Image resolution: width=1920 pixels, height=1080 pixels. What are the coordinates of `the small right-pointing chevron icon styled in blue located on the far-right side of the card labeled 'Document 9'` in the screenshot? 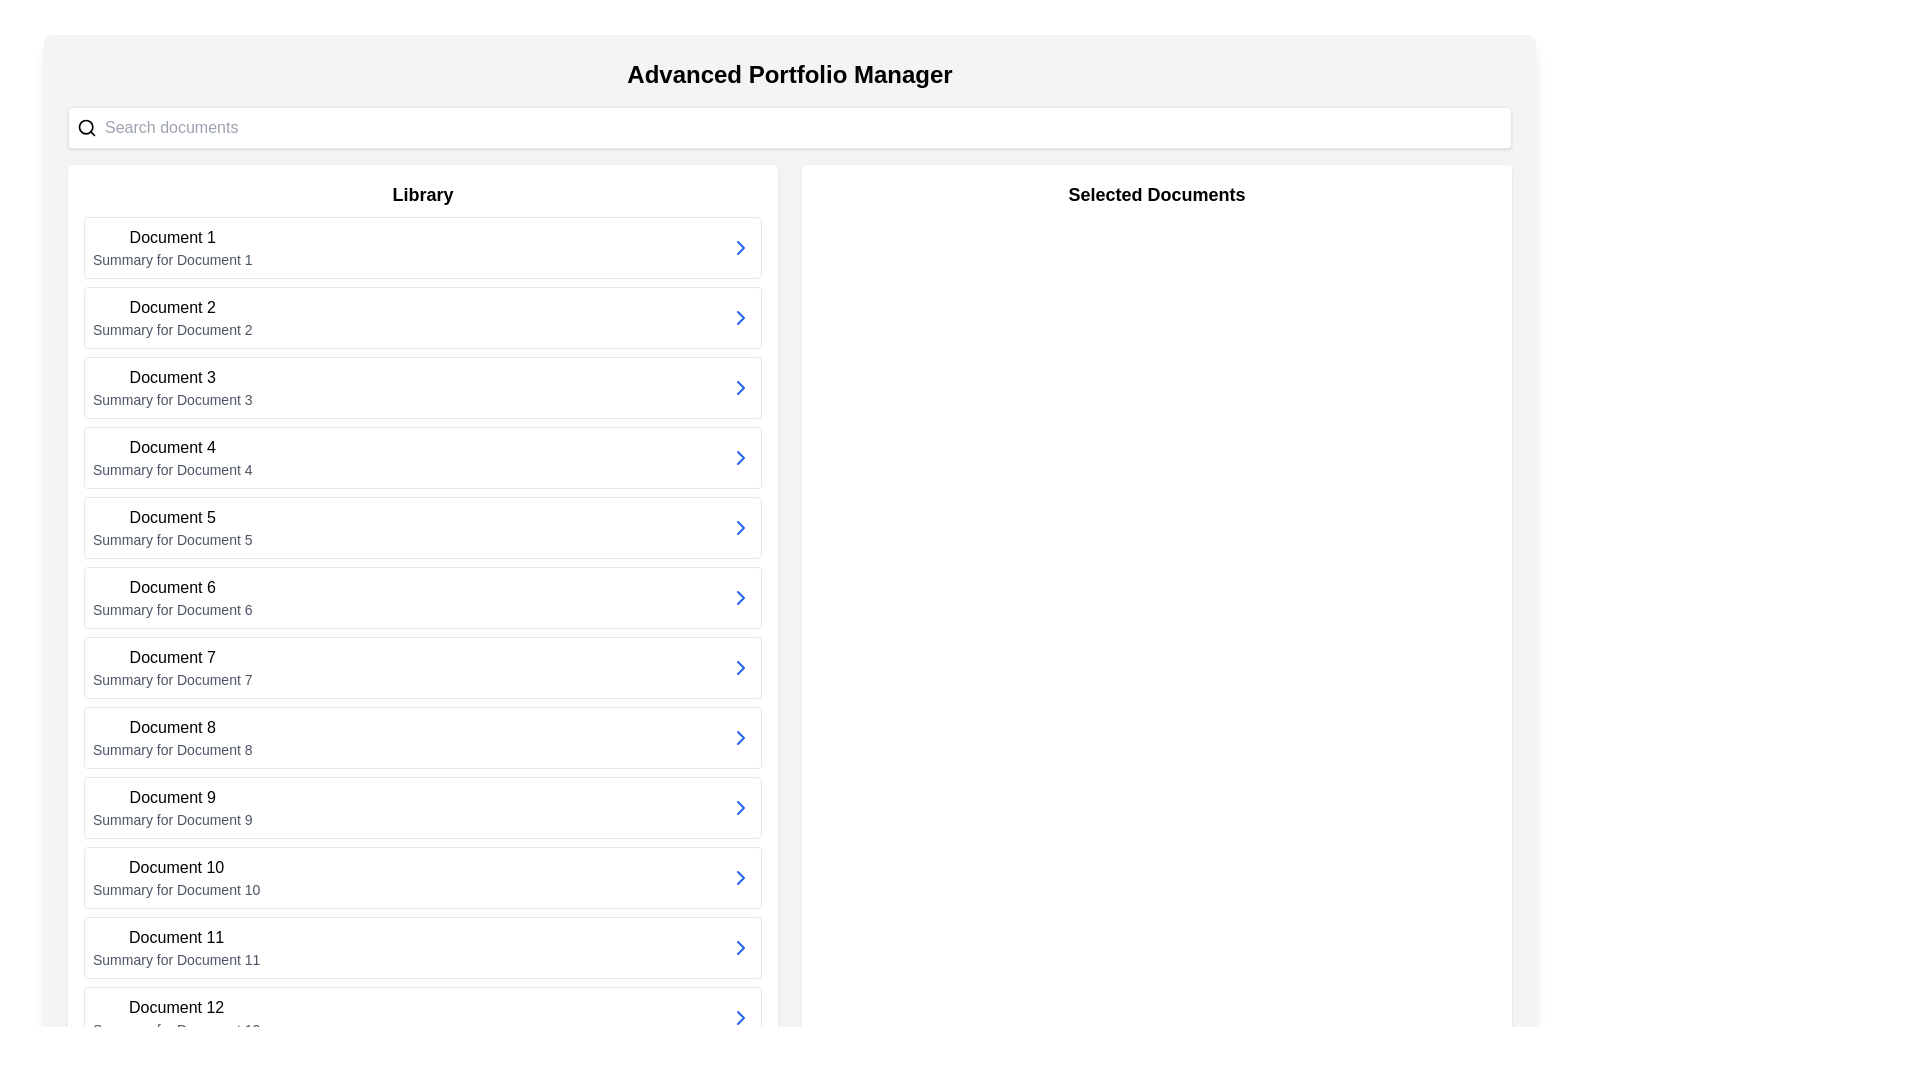 It's located at (739, 806).